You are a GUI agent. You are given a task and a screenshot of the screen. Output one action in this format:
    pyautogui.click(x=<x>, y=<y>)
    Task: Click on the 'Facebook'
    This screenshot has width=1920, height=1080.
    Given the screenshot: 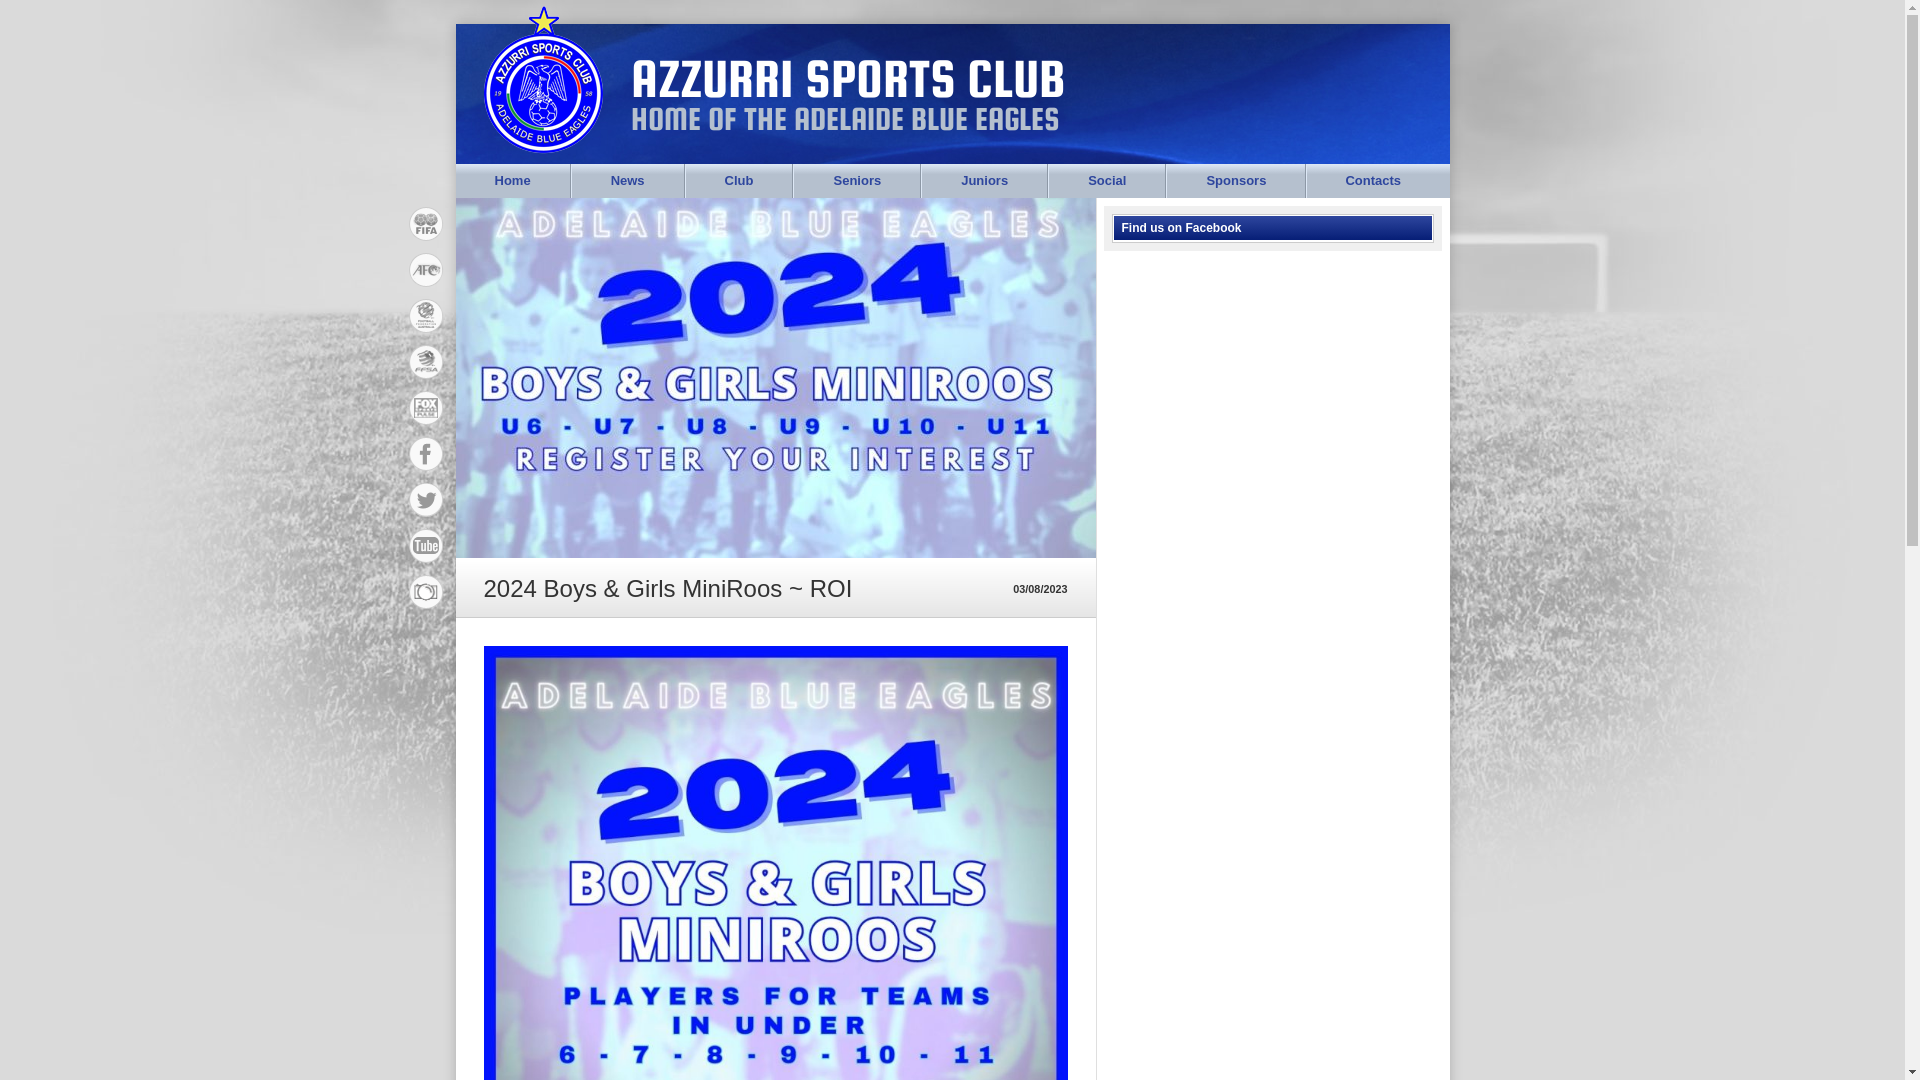 What is the action you would take?
    pyautogui.click(x=425, y=223)
    